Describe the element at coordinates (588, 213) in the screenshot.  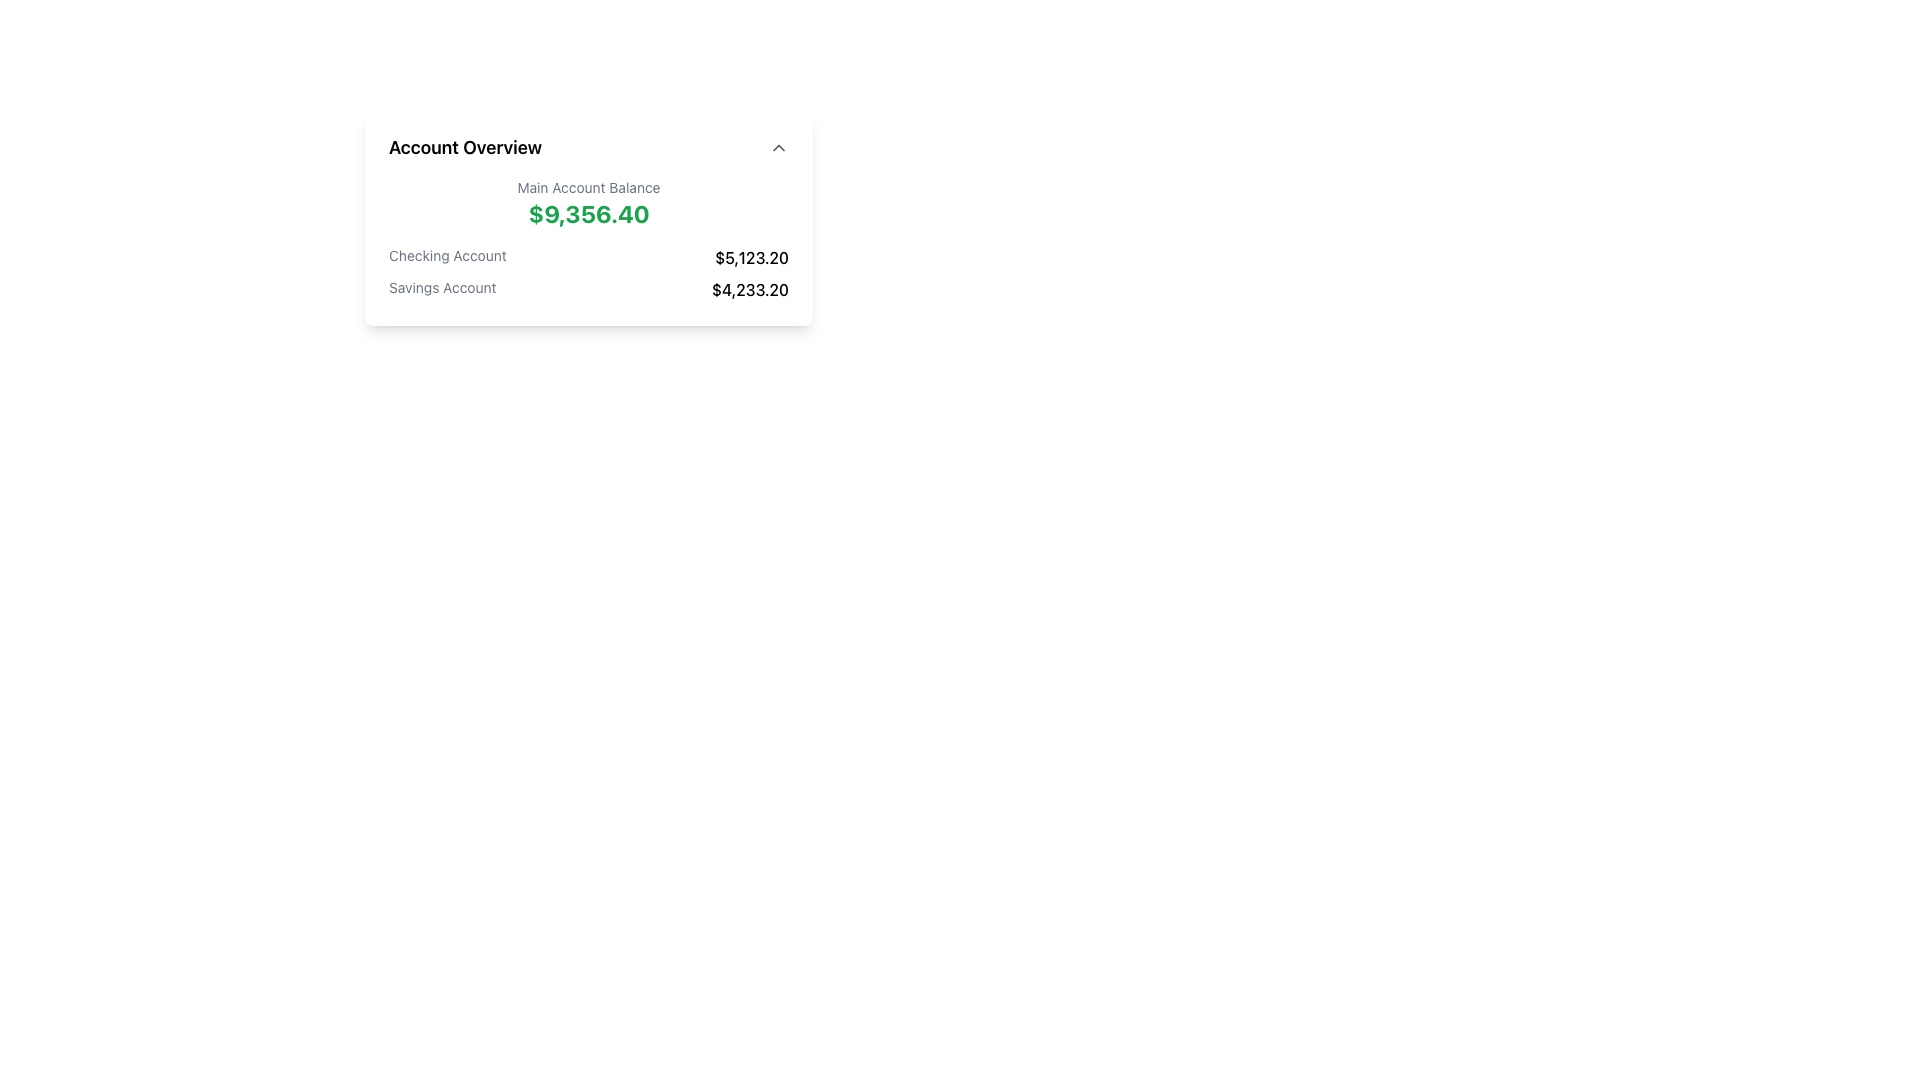
I see `the prominently styled text displaying the value '$9,356.40', which is green, bold, and larger in size, located under the 'Main Account Balance' label in the 'Account Overview' section` at that location.